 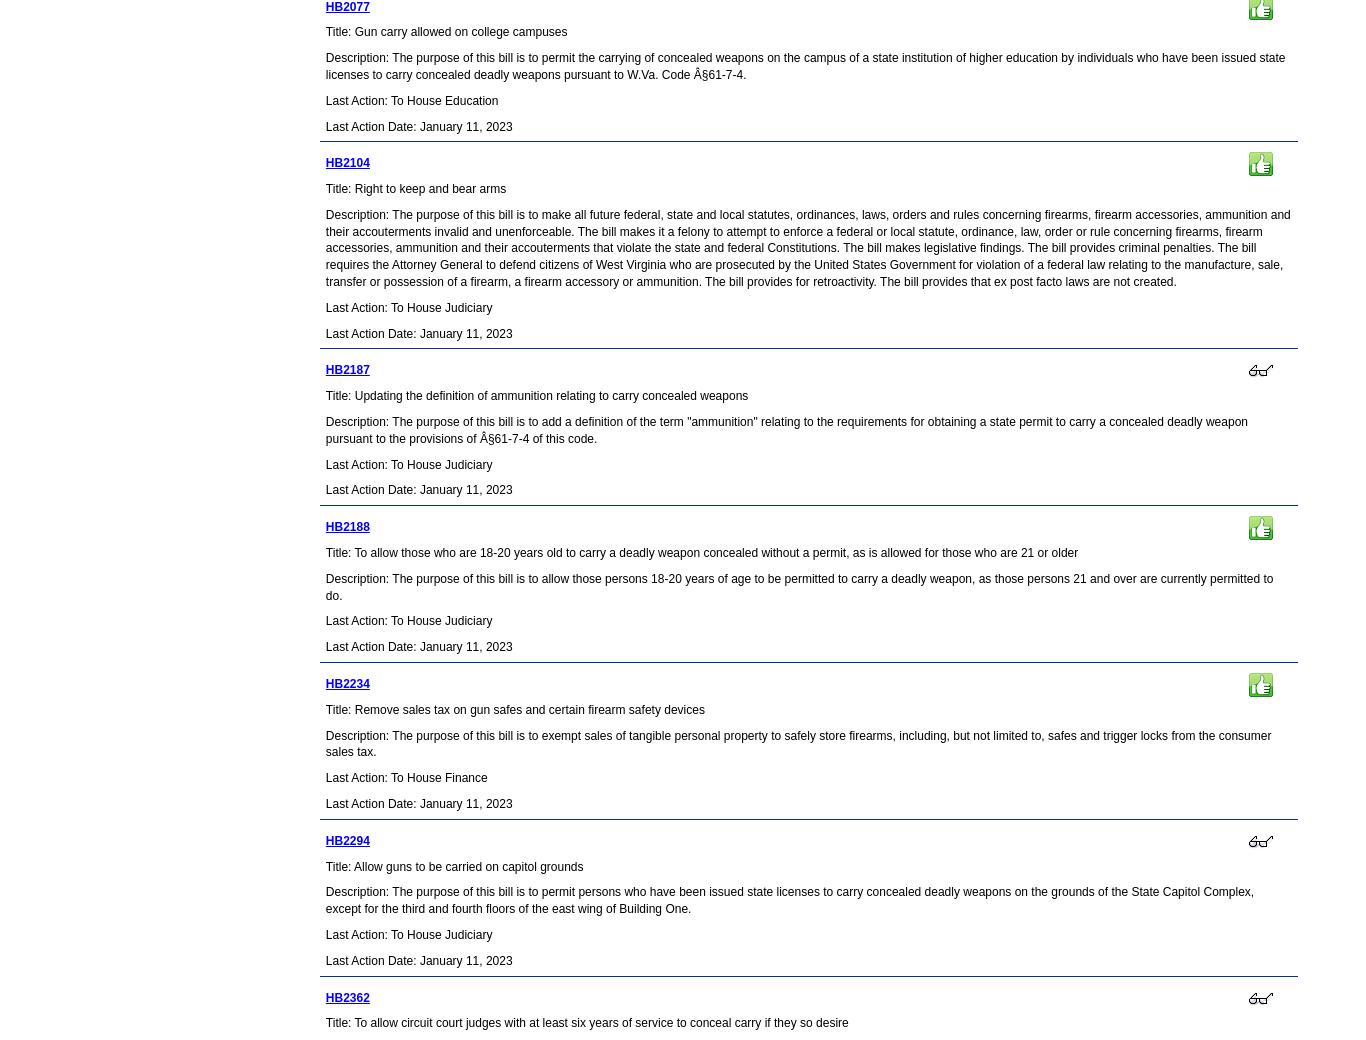 I want to click on 'Title: To allow circuit court judges with at least six years of service to conceal carry if they so desire', so click(x=585, y=1023).